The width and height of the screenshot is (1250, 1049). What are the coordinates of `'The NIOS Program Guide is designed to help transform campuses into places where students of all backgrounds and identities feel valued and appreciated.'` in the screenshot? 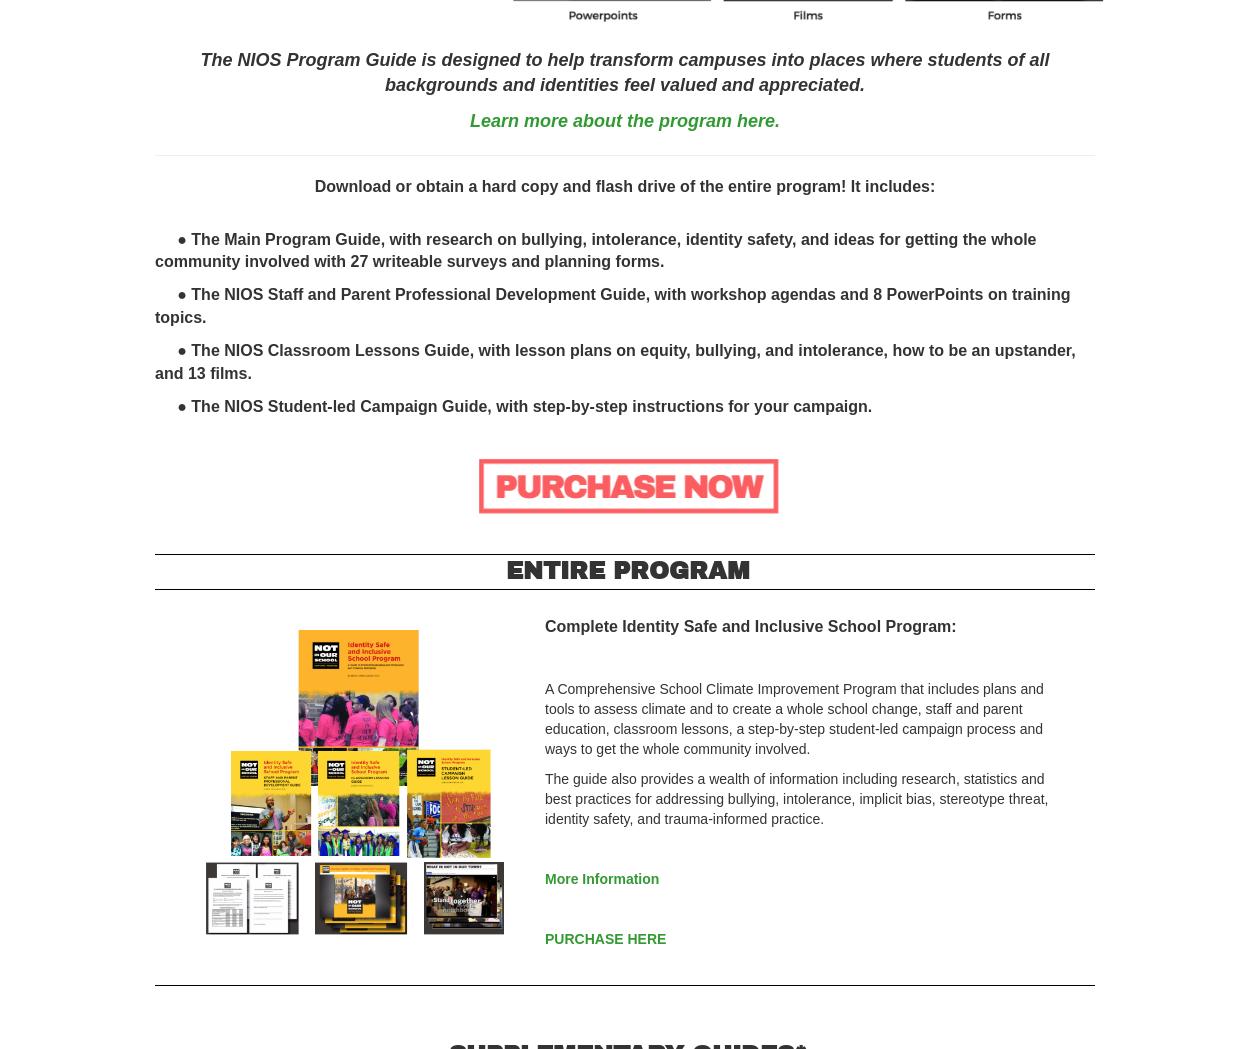 It's located at (623, 71).